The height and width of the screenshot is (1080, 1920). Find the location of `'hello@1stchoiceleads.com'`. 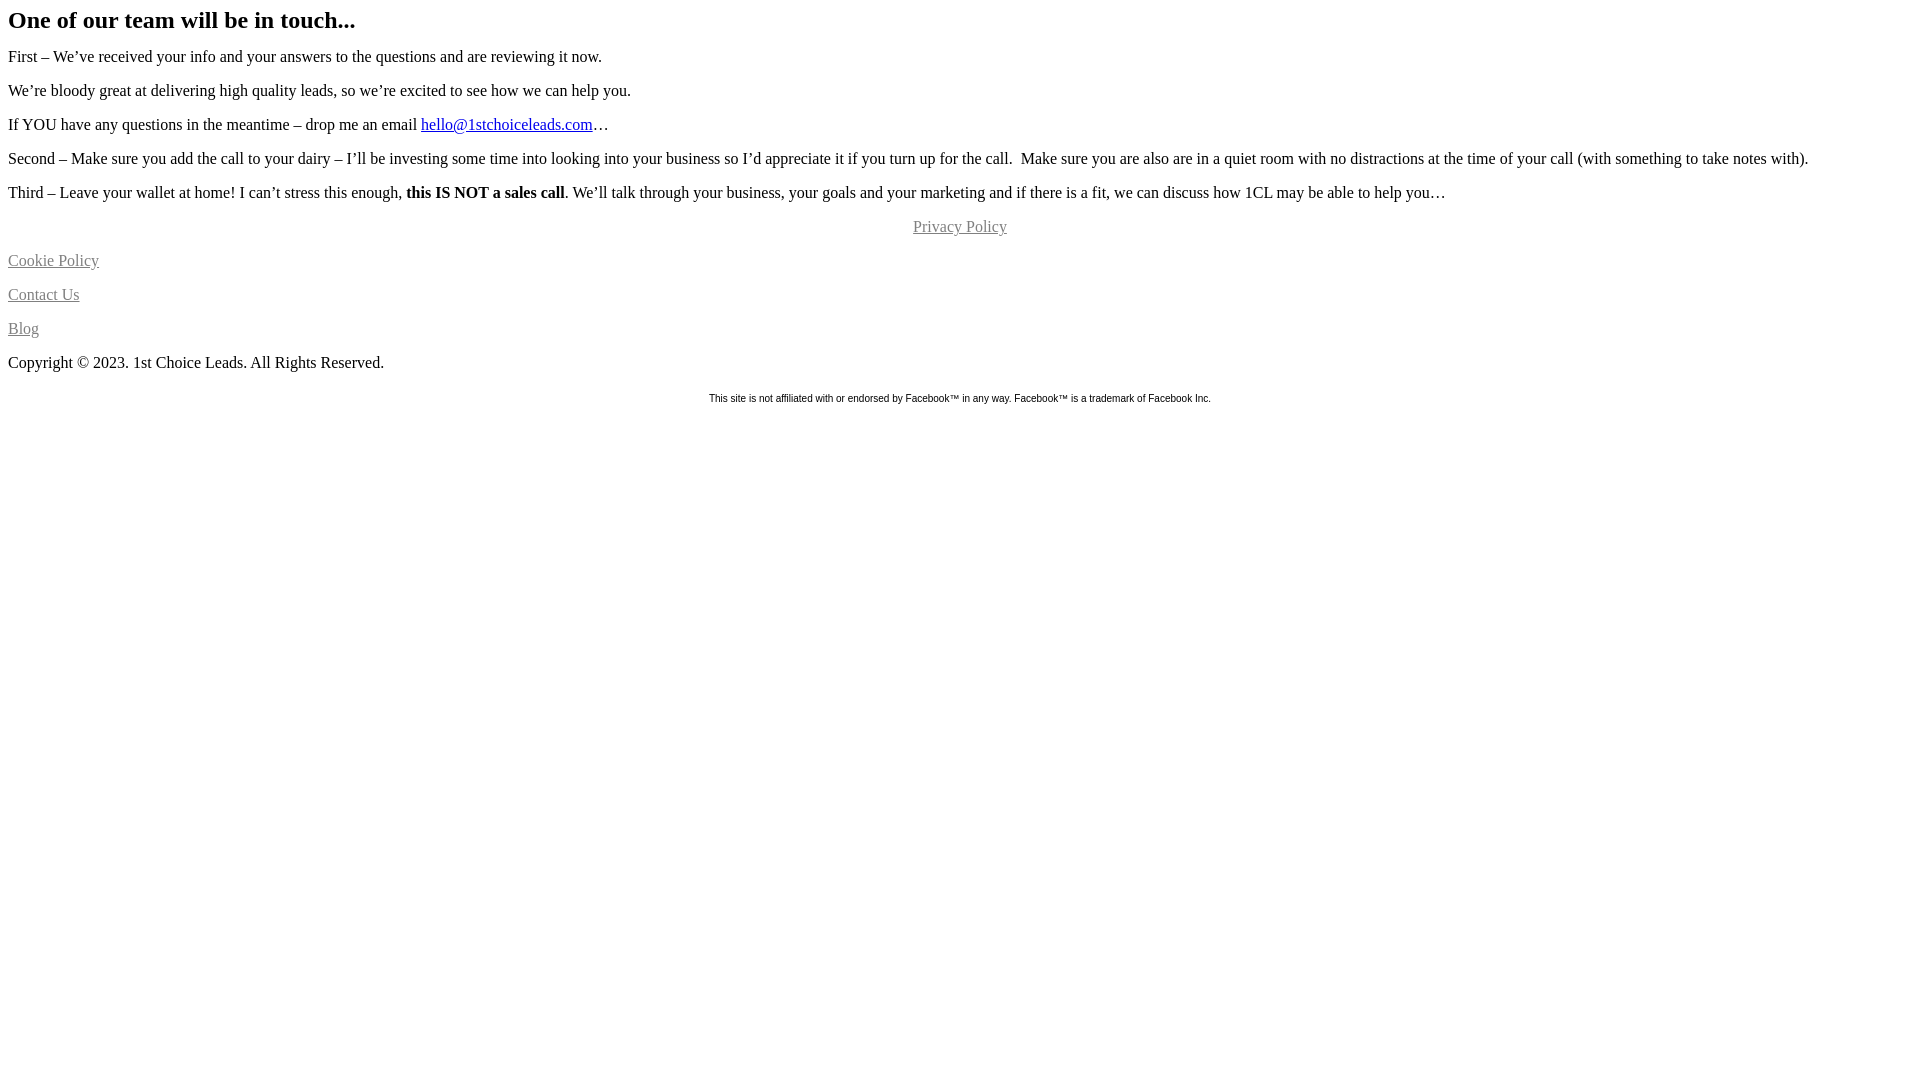

'hello@1stchoiceleads.com' is located at coordinates (507, 124).